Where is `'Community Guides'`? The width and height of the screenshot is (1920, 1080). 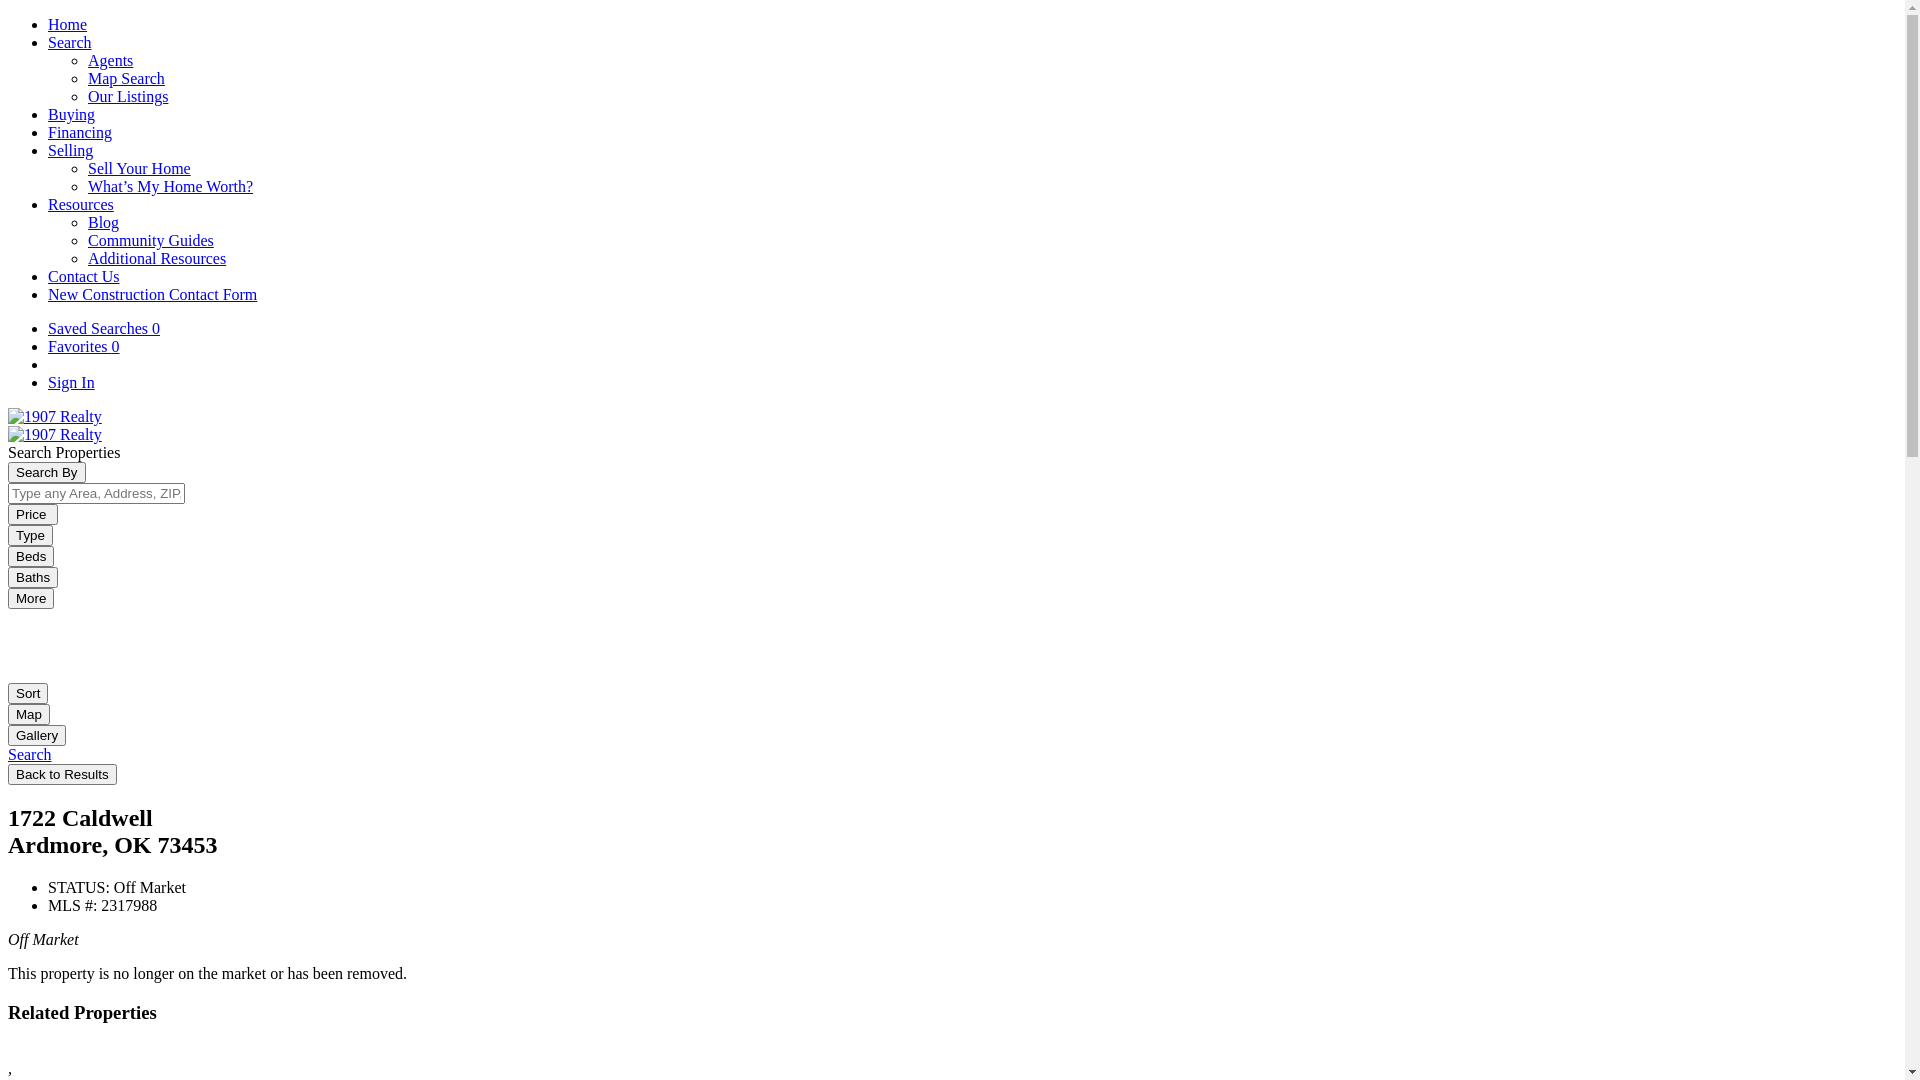
'Community Guides' is located at coordinates (149, 239).